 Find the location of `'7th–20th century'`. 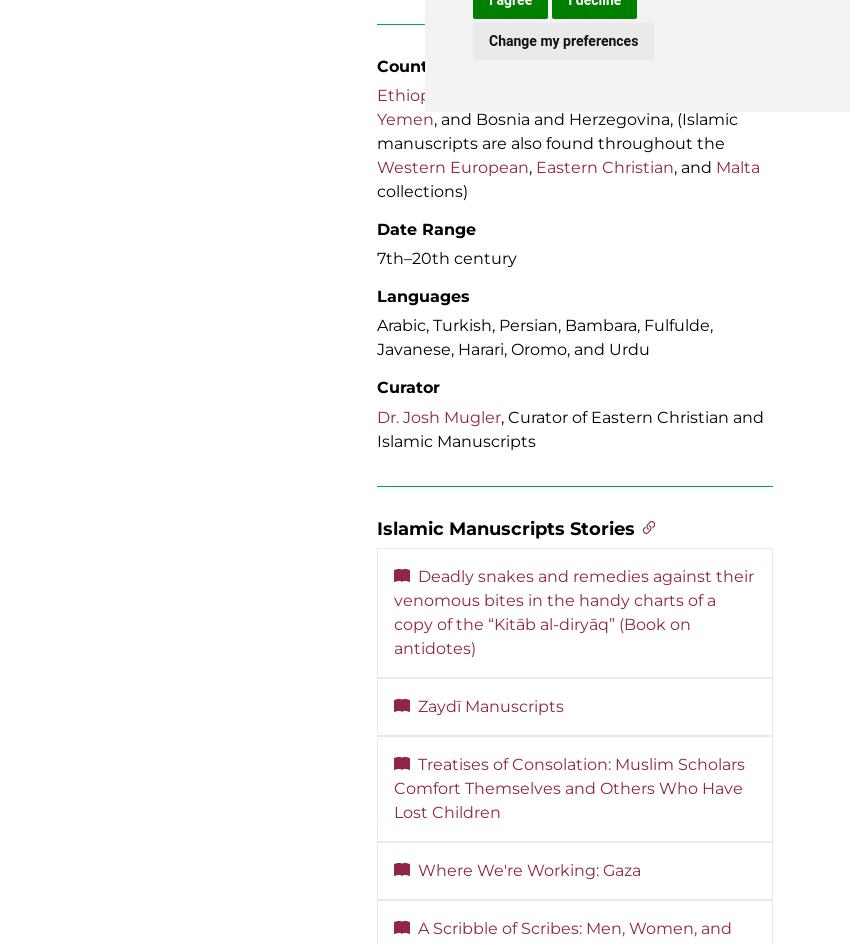

'7th–20th century' is located at coordinates (446, 258).